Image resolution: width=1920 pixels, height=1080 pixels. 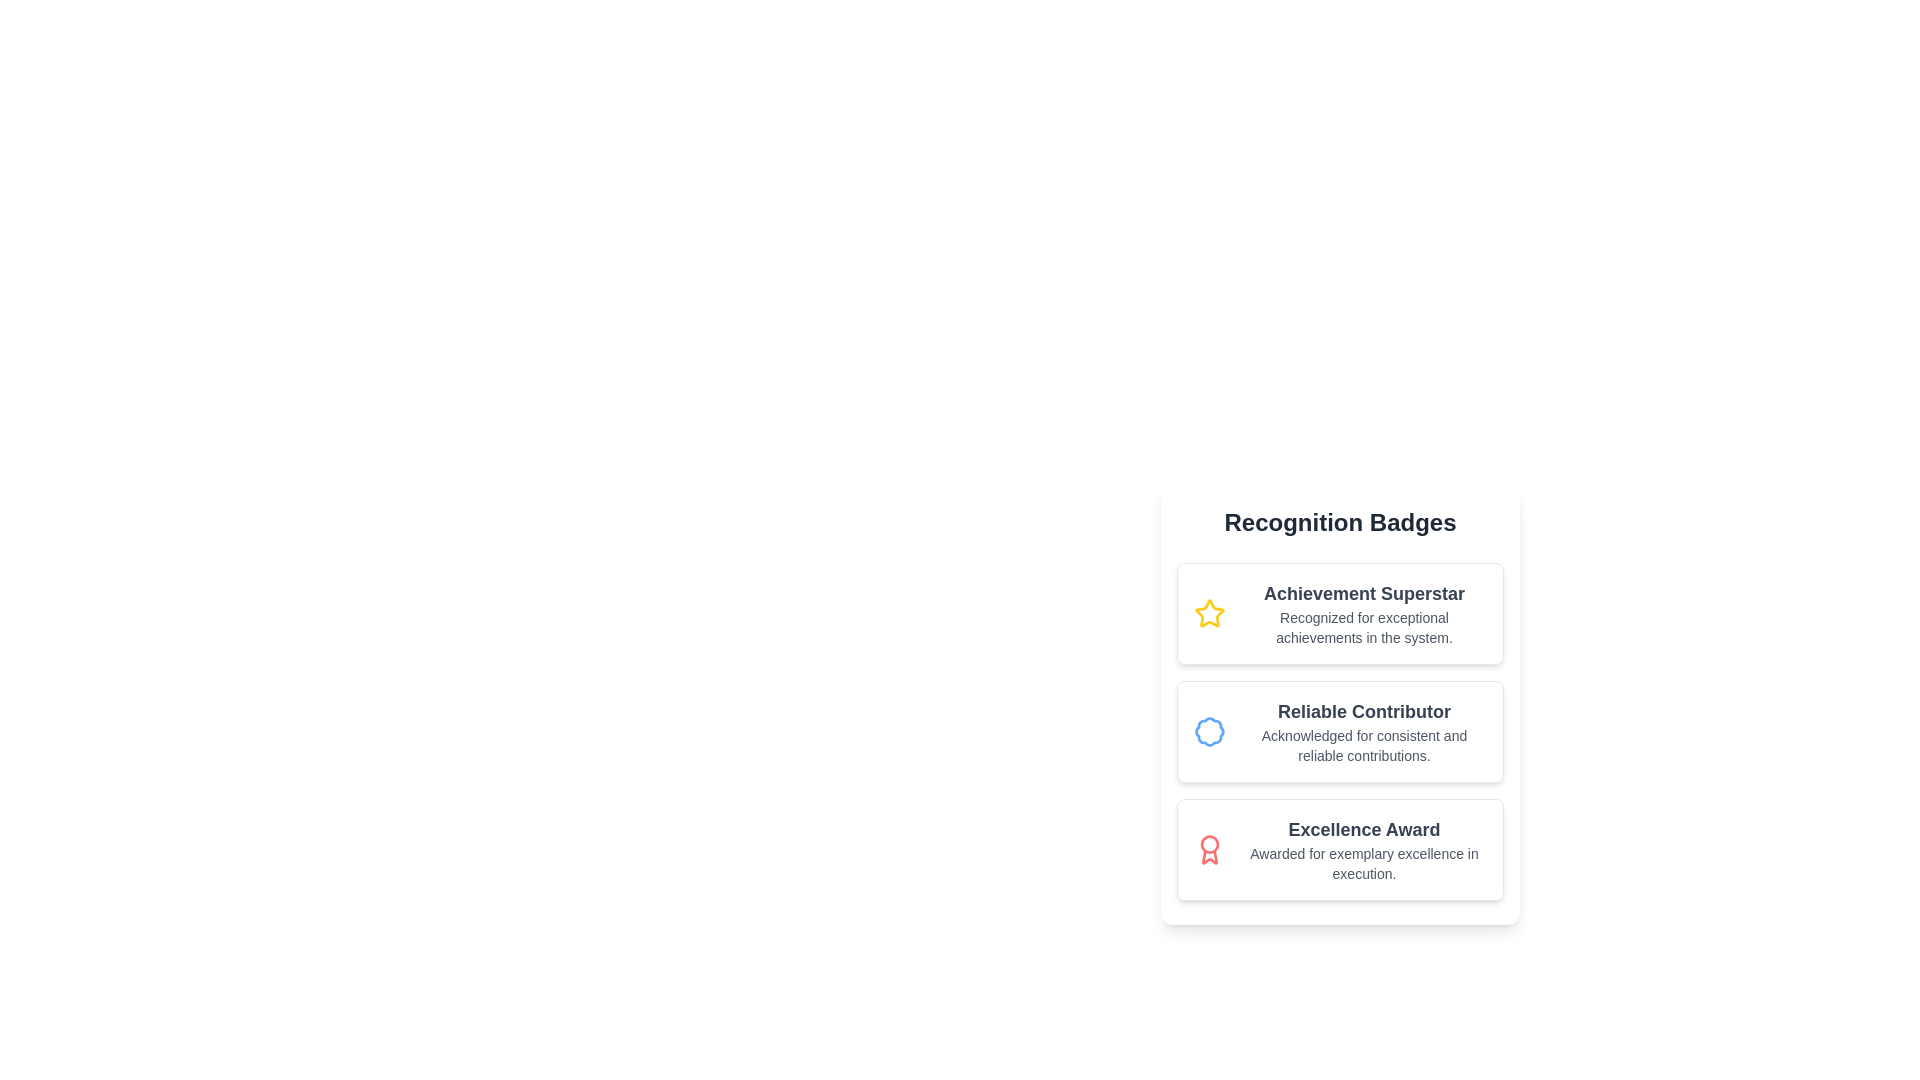 I want to click on the star icon with yellow outlines representing the 'Achievement Superstar' badge, located at the left side of the rectangular area in the 'Recognition Badges' list, so click(x=1208, y=612).